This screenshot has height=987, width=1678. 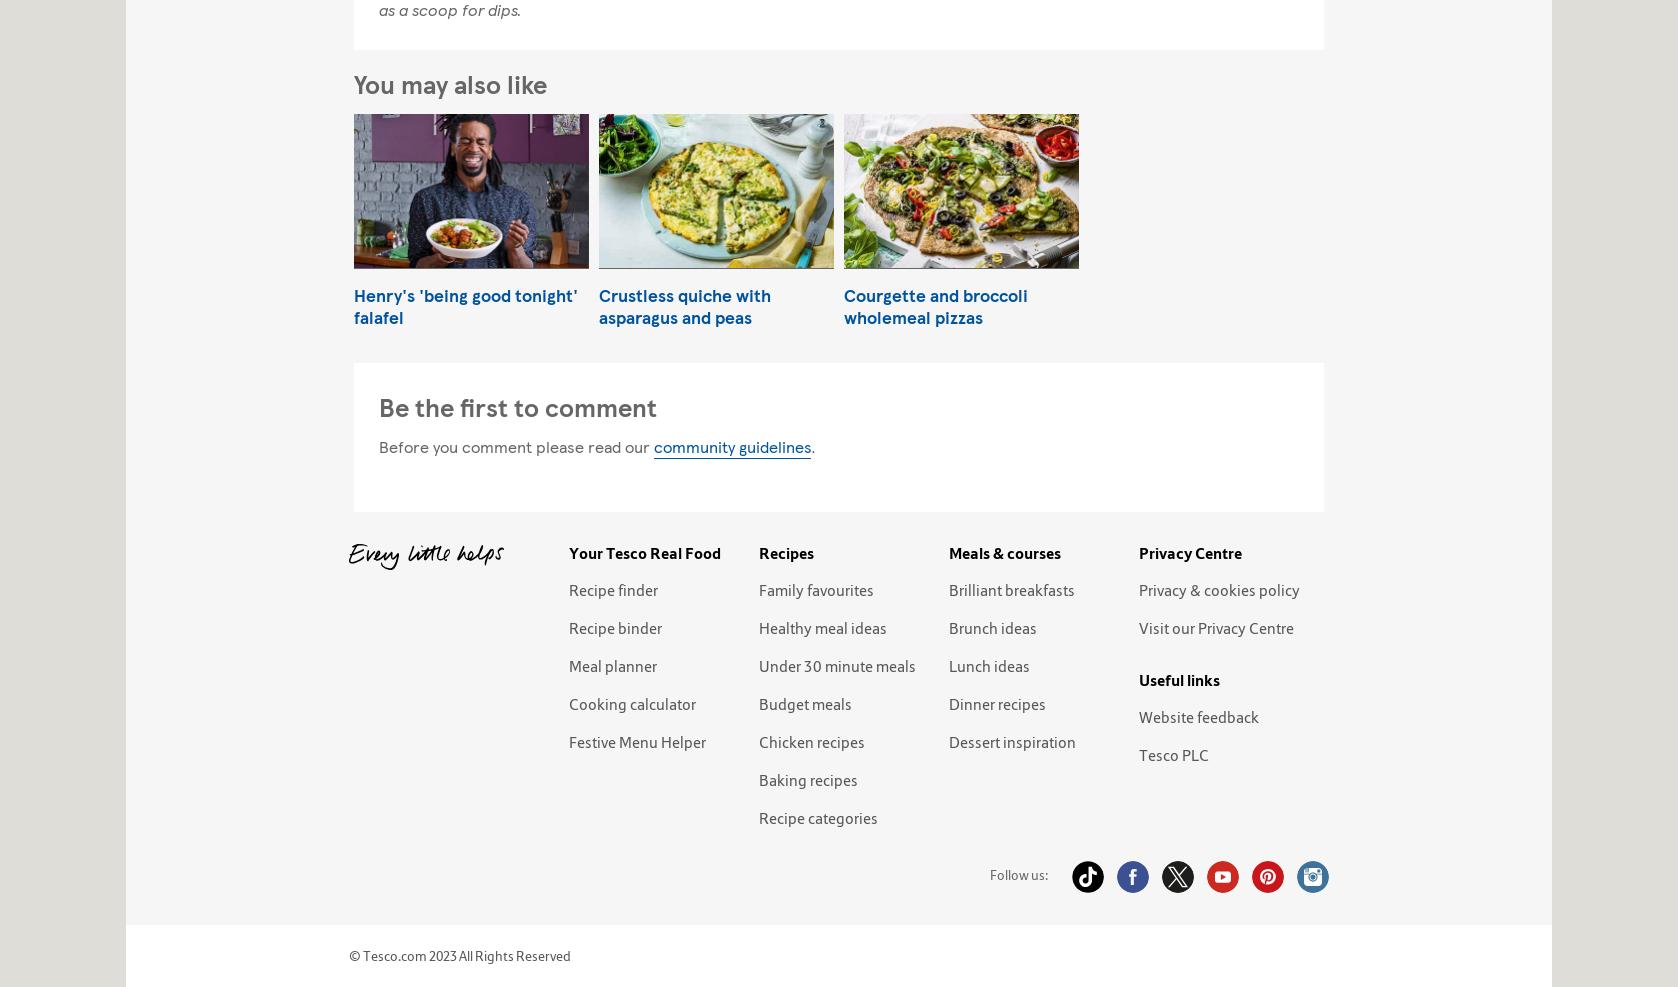 I want to click on 'Recipe finder', so click(x=612, y=588).